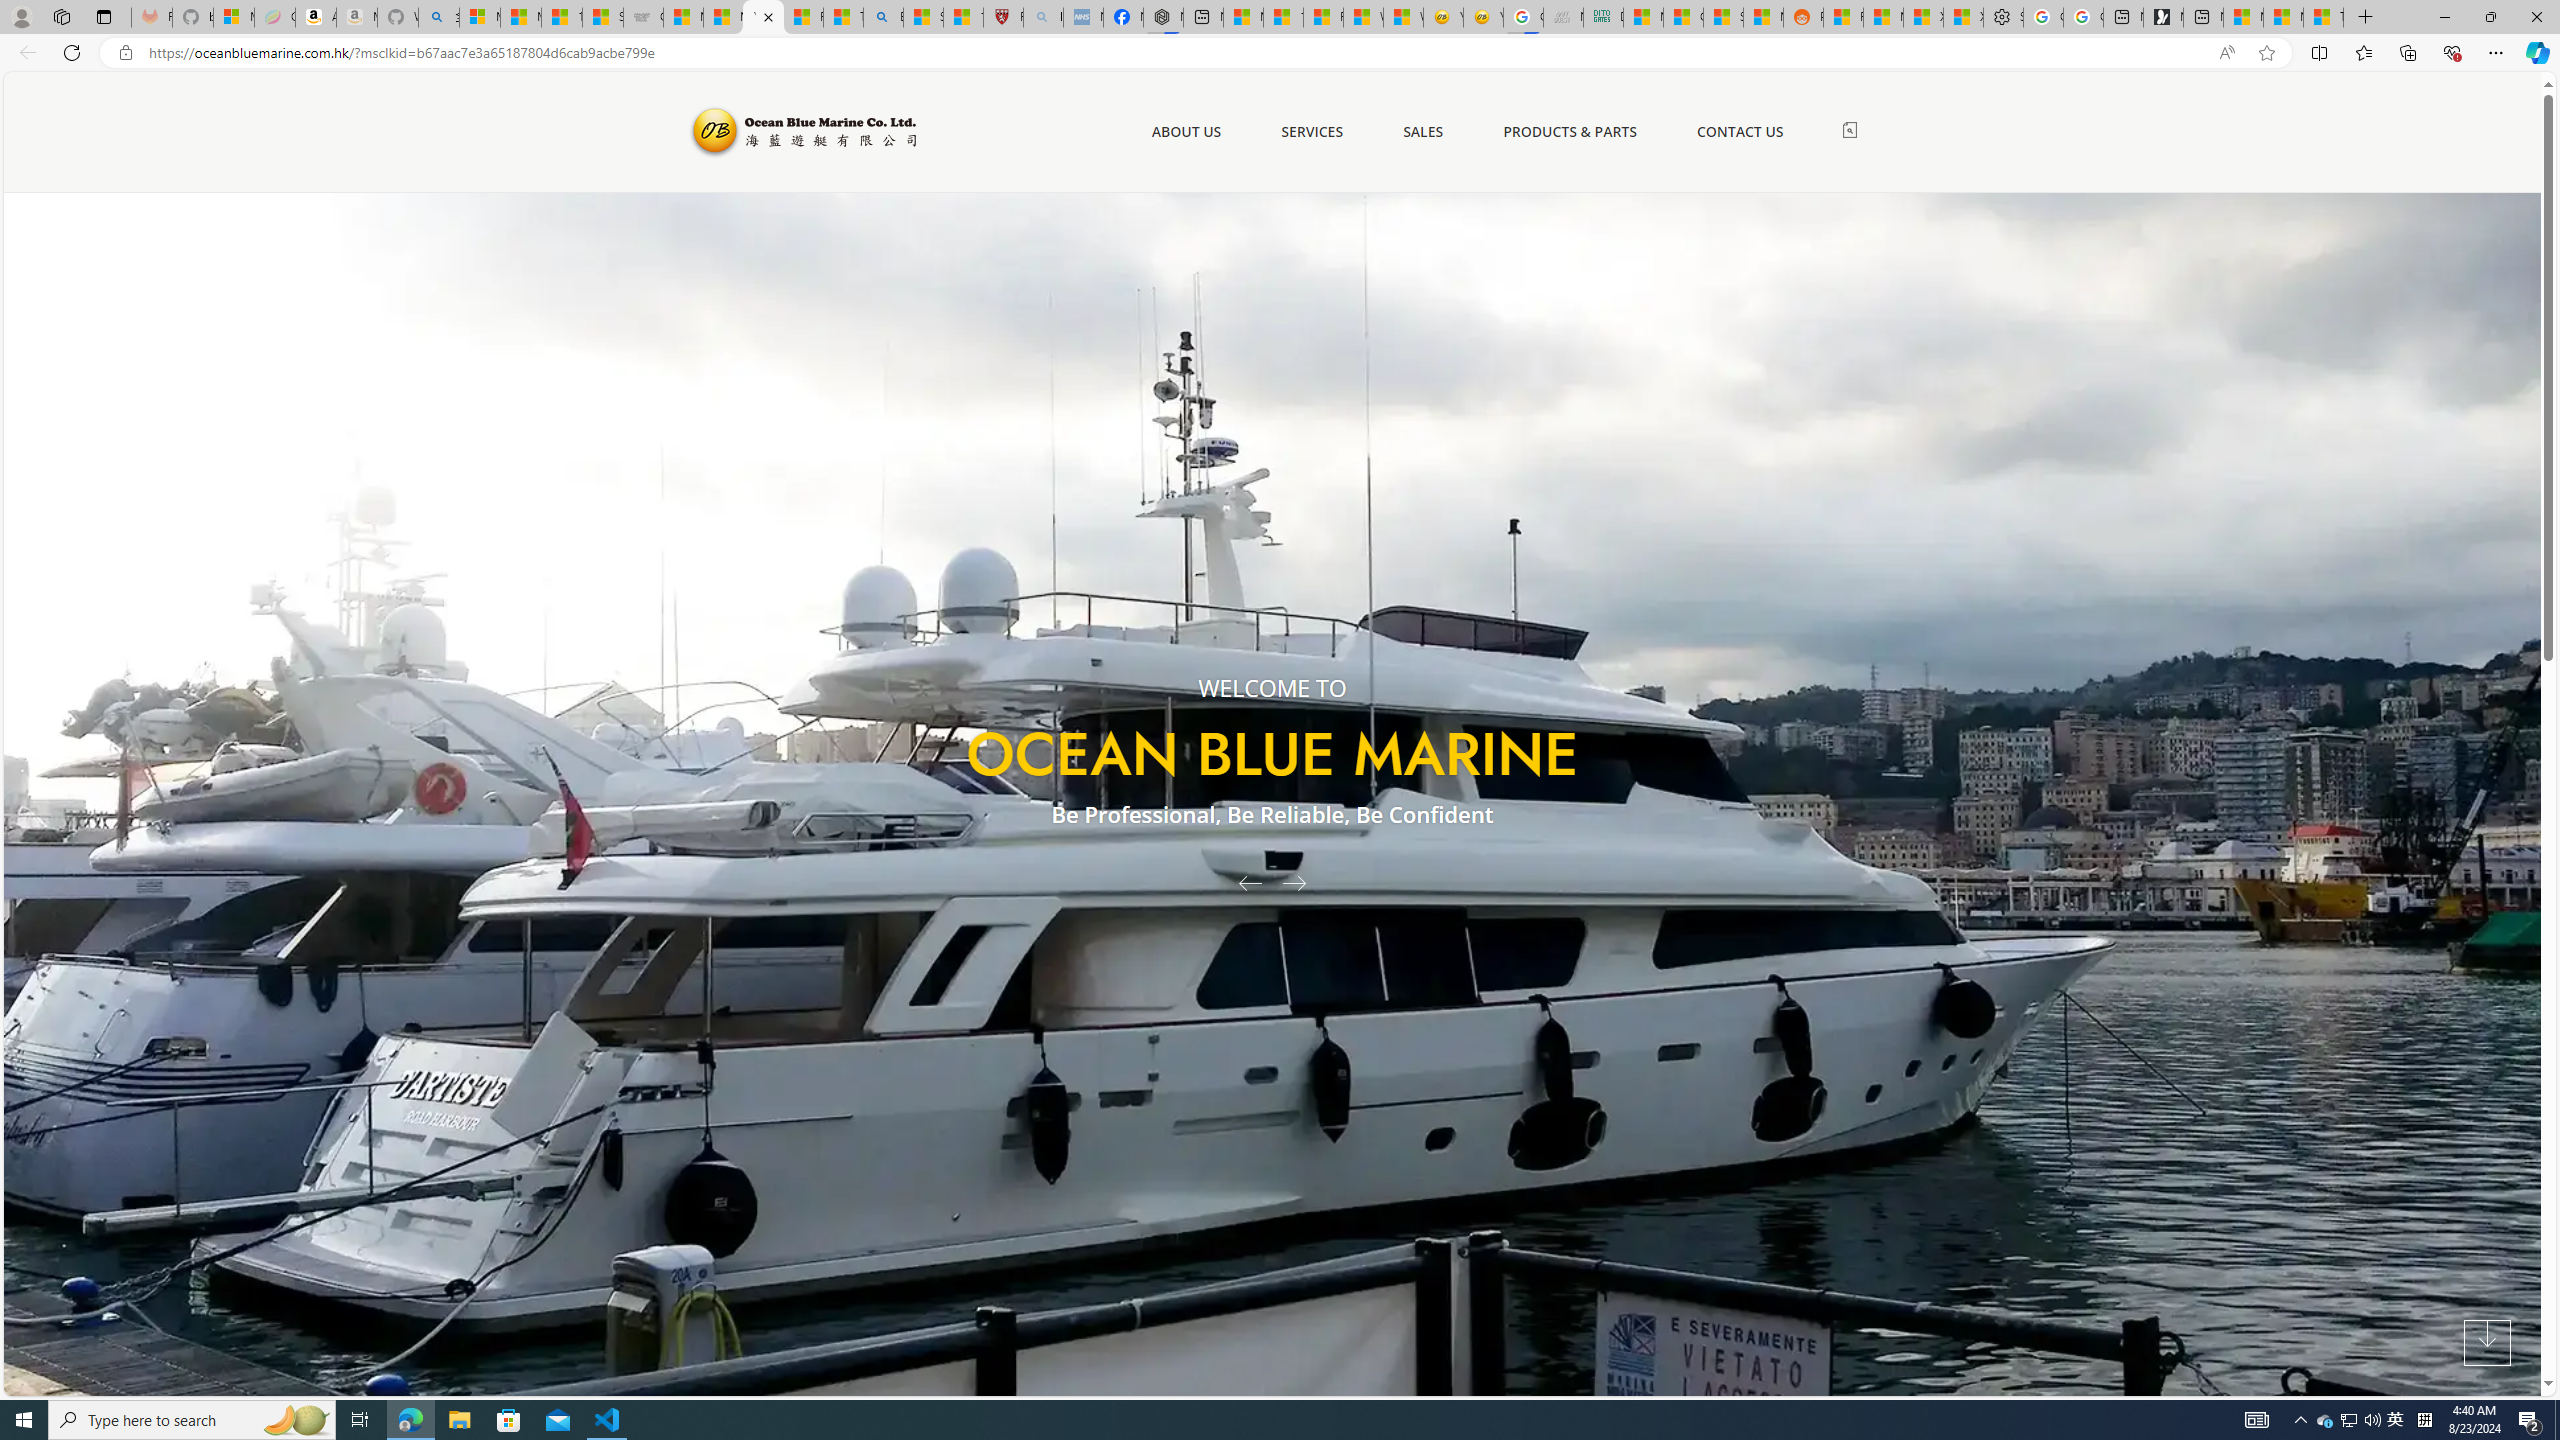 This screenshot has width=2560, height=1440. I want to click on 'Bing', so click(882, 16).